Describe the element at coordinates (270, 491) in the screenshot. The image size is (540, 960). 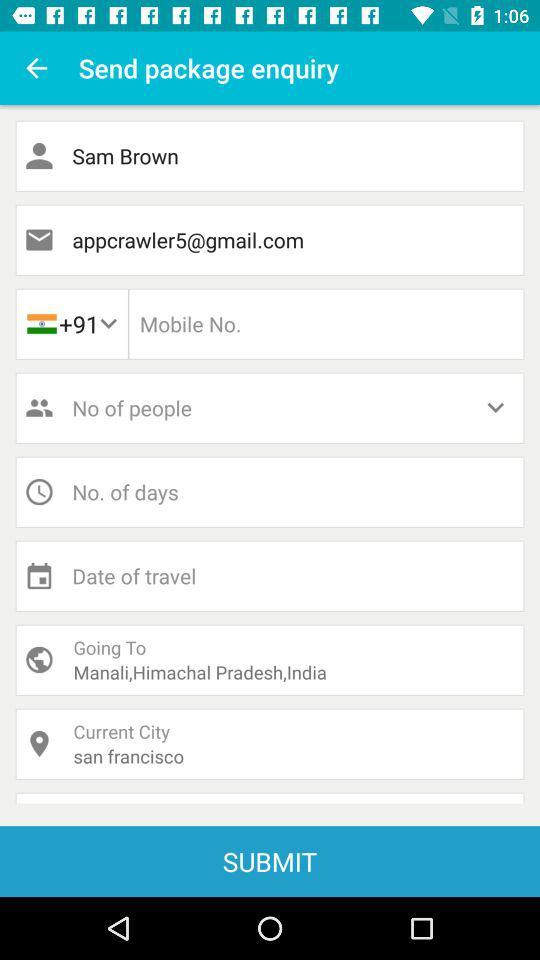
I see `icon below no of people` at that location.